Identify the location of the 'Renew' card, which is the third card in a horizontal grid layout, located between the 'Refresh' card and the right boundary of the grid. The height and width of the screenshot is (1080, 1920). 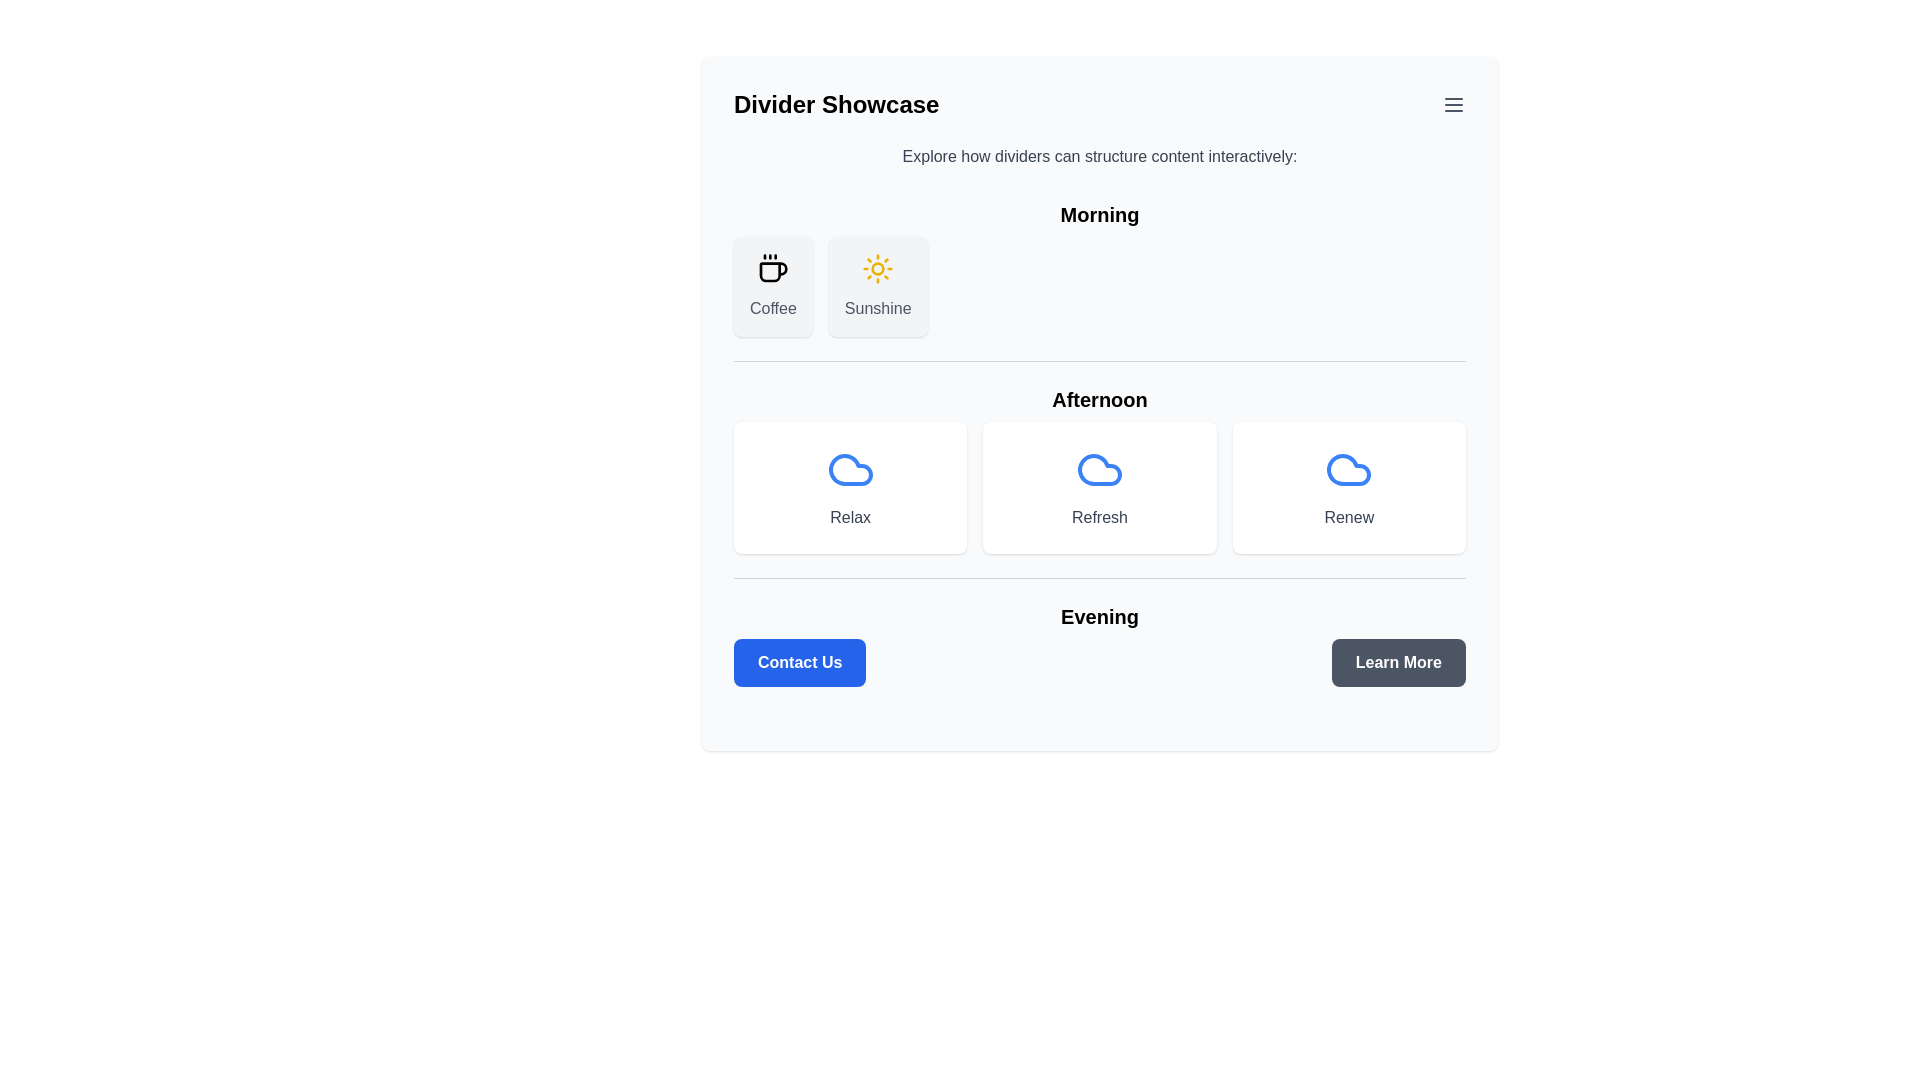
(1349, 488).